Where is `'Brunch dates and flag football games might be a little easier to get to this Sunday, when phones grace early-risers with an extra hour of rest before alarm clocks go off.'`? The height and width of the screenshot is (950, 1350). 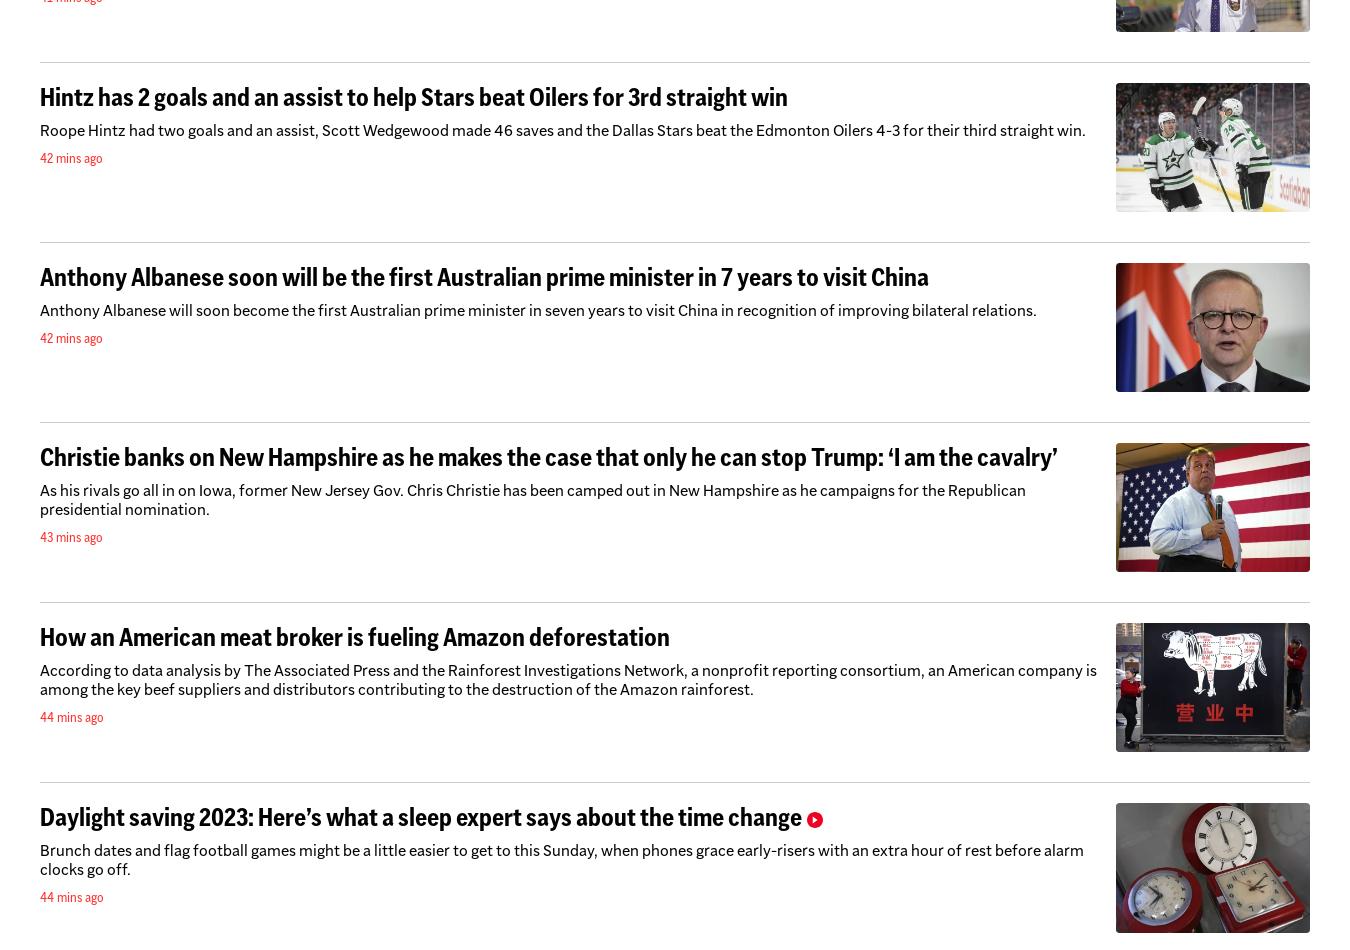
'Brunch dates and flag football games might be a little easier to get to this Sunday, when phones grace early-risers with an extra hour of rest before alarm clocks go off.' is located at coordinates (561, 859).